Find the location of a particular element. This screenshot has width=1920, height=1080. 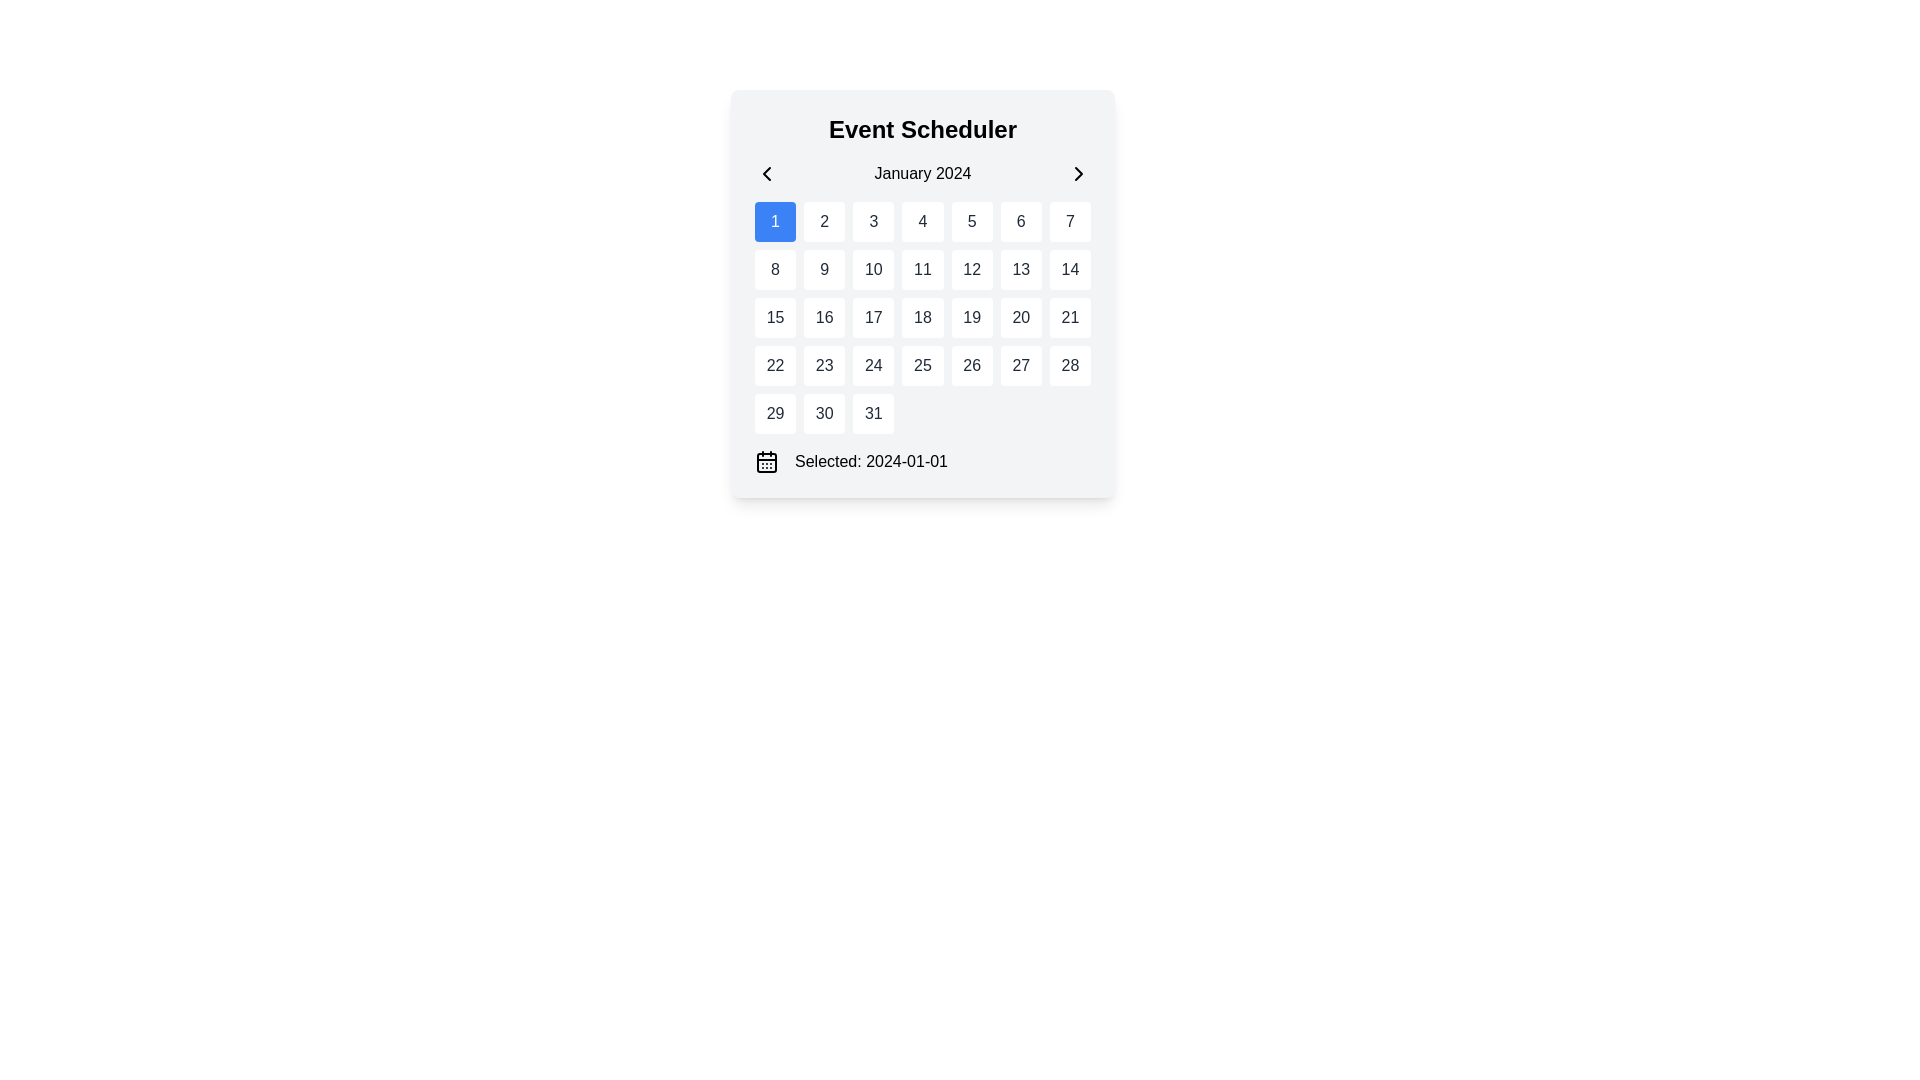

the calendar day cell displaying '25' is located at coordinates (921, 366).